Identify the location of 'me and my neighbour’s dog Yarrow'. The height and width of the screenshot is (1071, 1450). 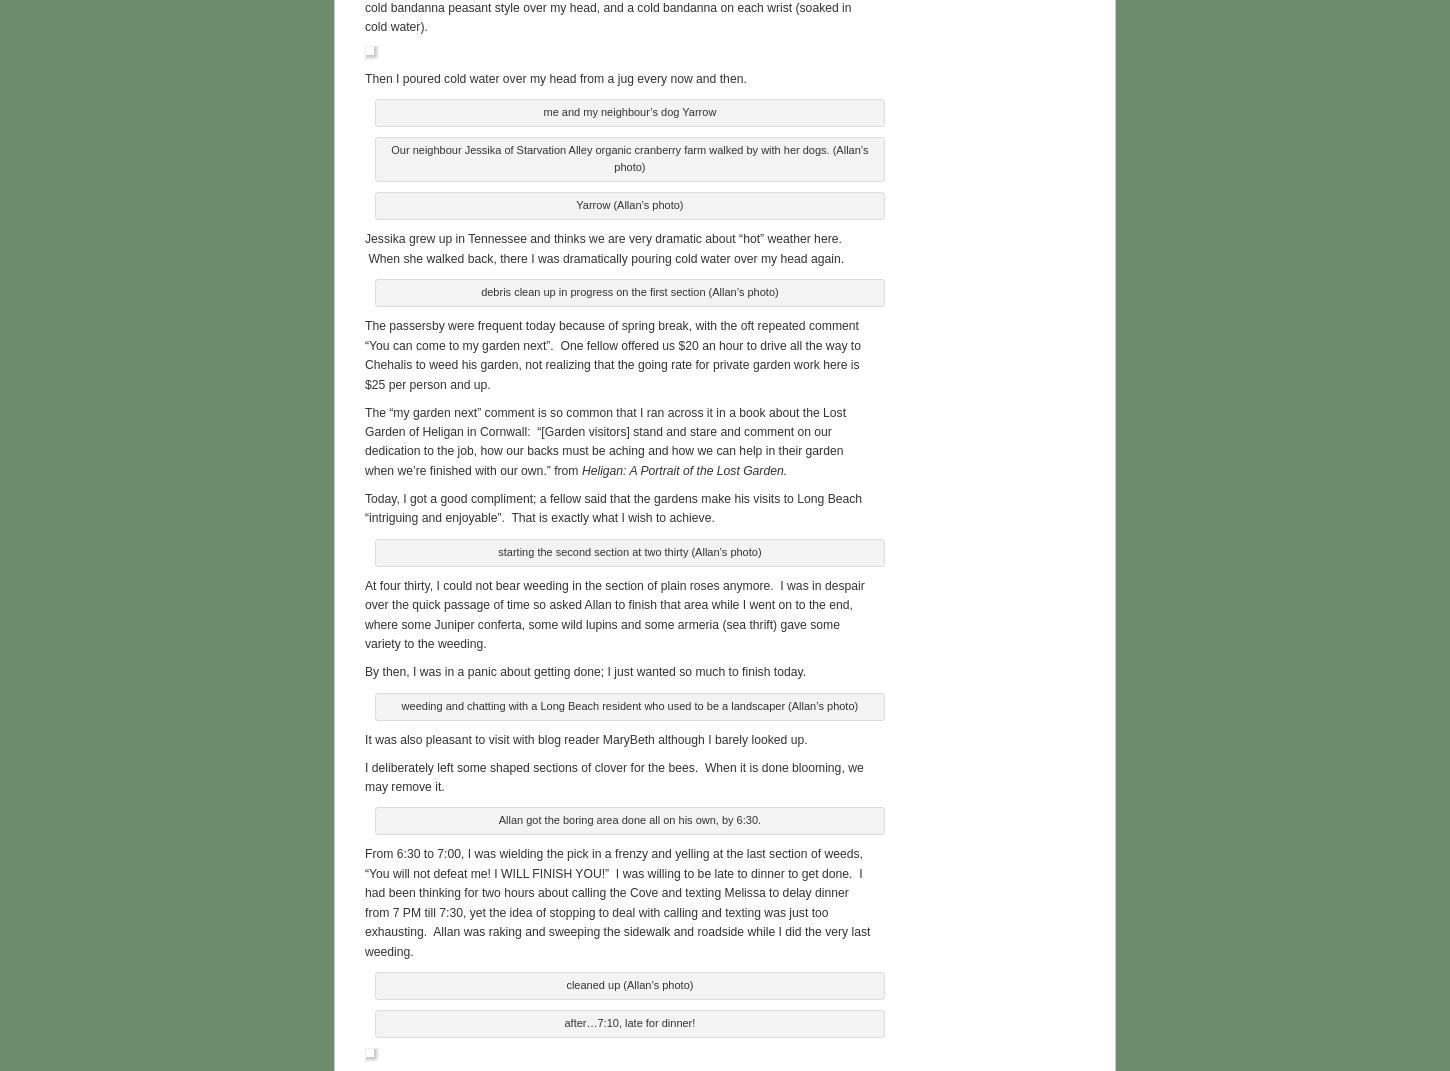
(628, 109).